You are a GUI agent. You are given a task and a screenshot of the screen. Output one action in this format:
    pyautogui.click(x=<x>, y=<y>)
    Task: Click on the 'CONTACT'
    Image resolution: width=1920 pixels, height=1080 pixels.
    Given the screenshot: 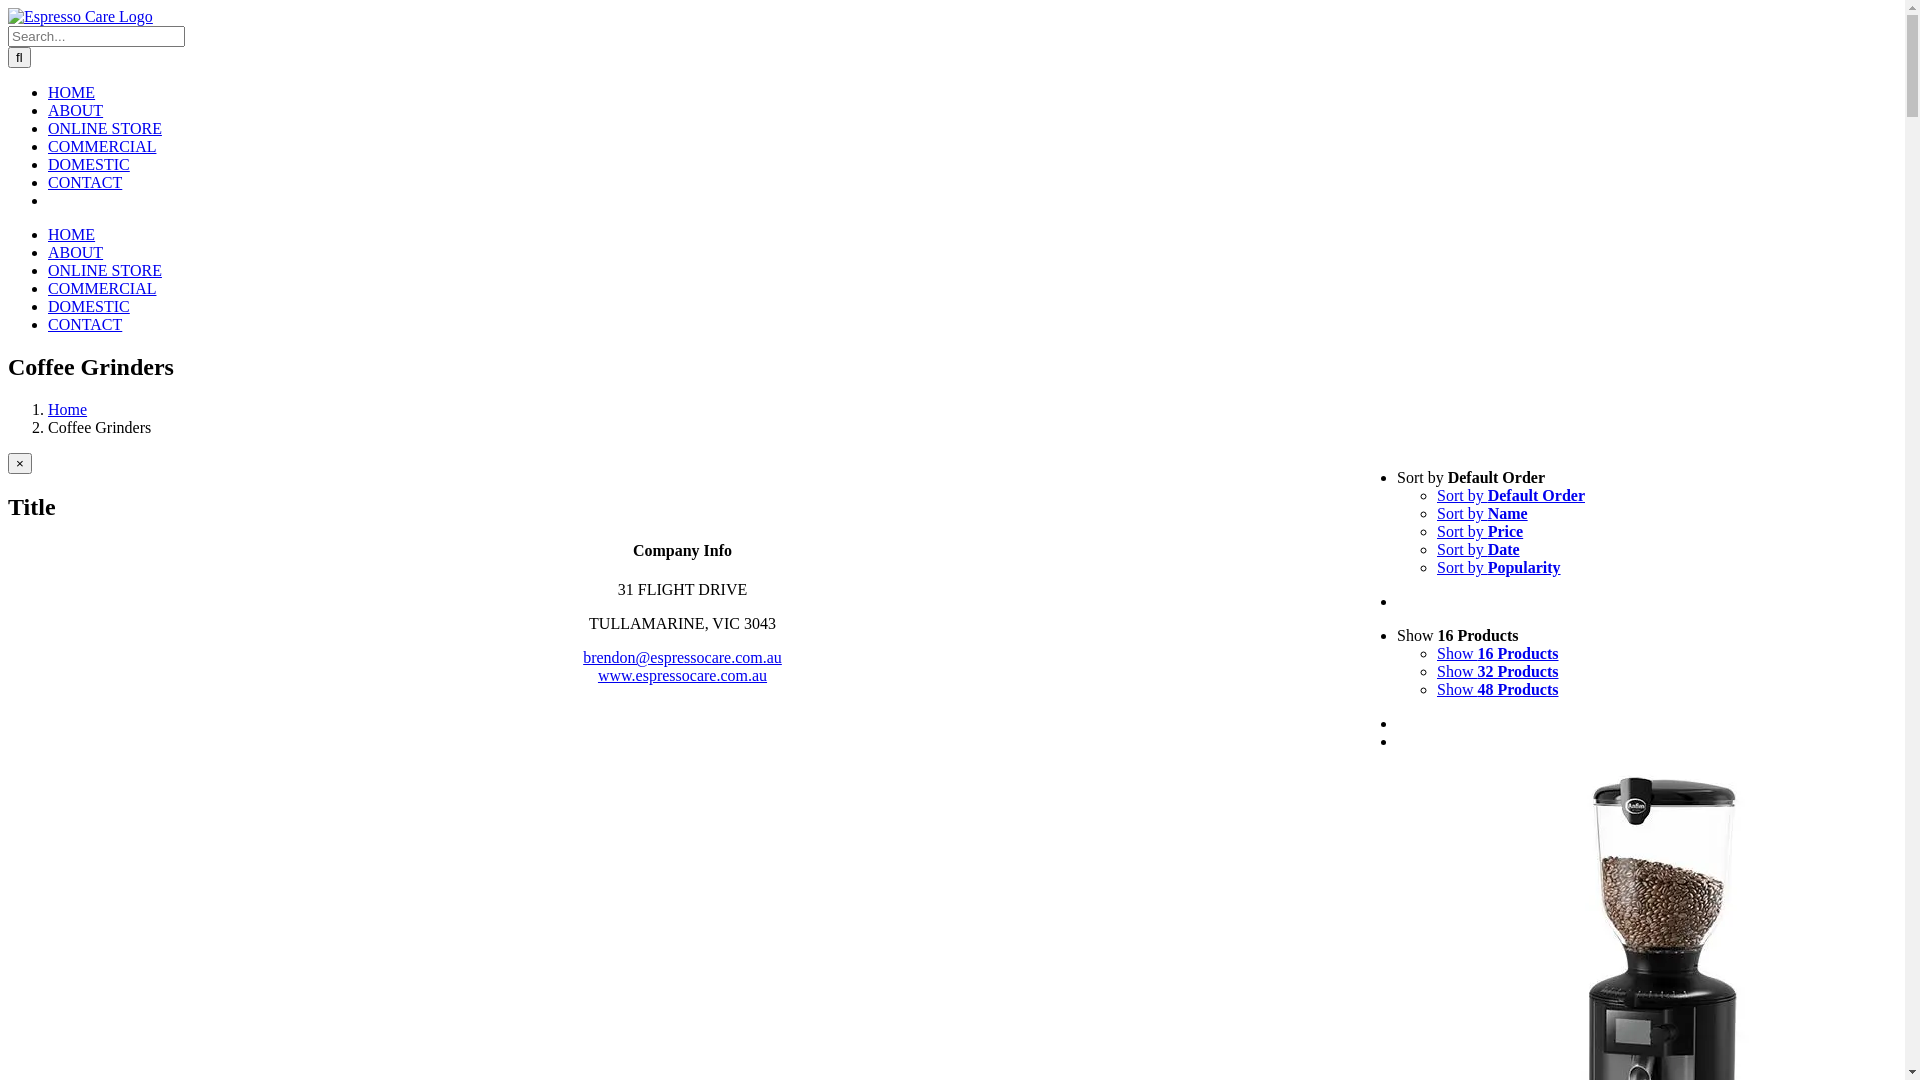 What is the action you would take?
    pyautogui.click(x=48, y=323)
    